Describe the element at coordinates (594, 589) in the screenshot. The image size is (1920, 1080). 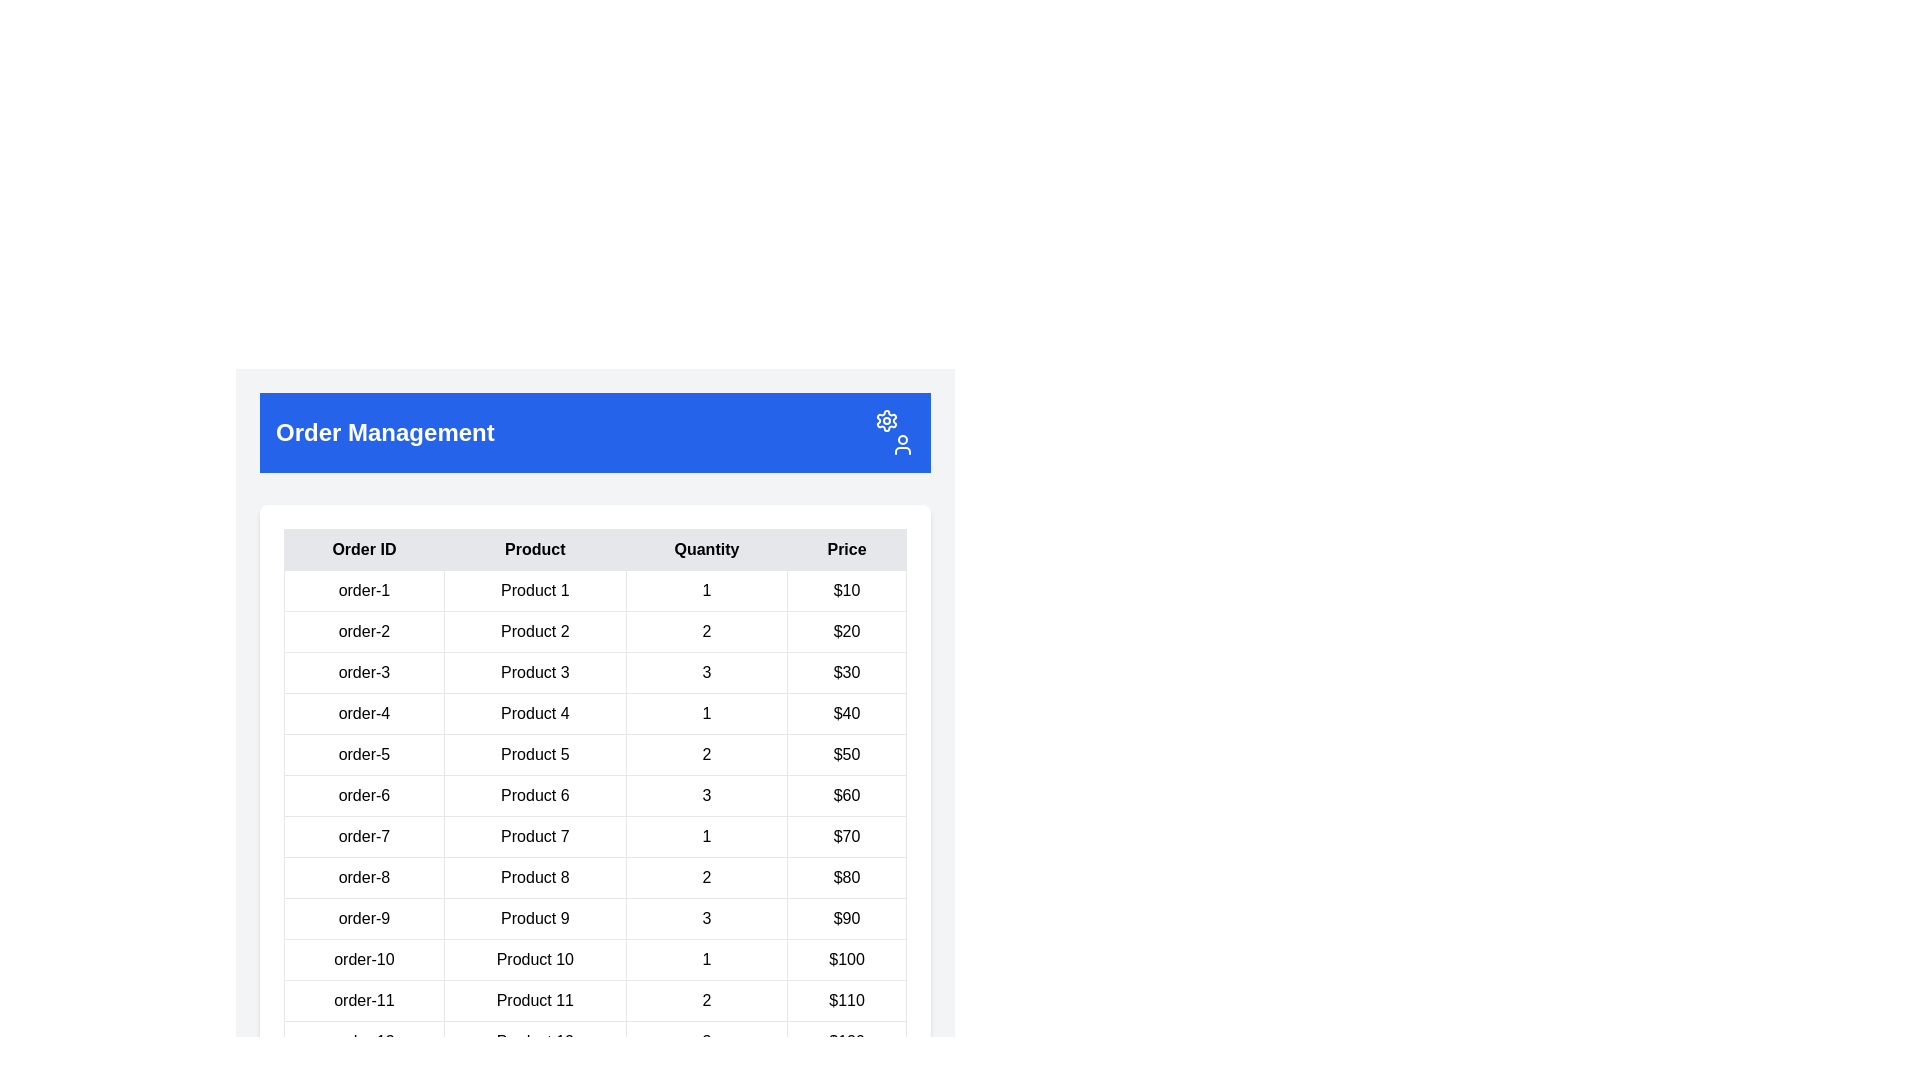
I see `the first data row` at that location.